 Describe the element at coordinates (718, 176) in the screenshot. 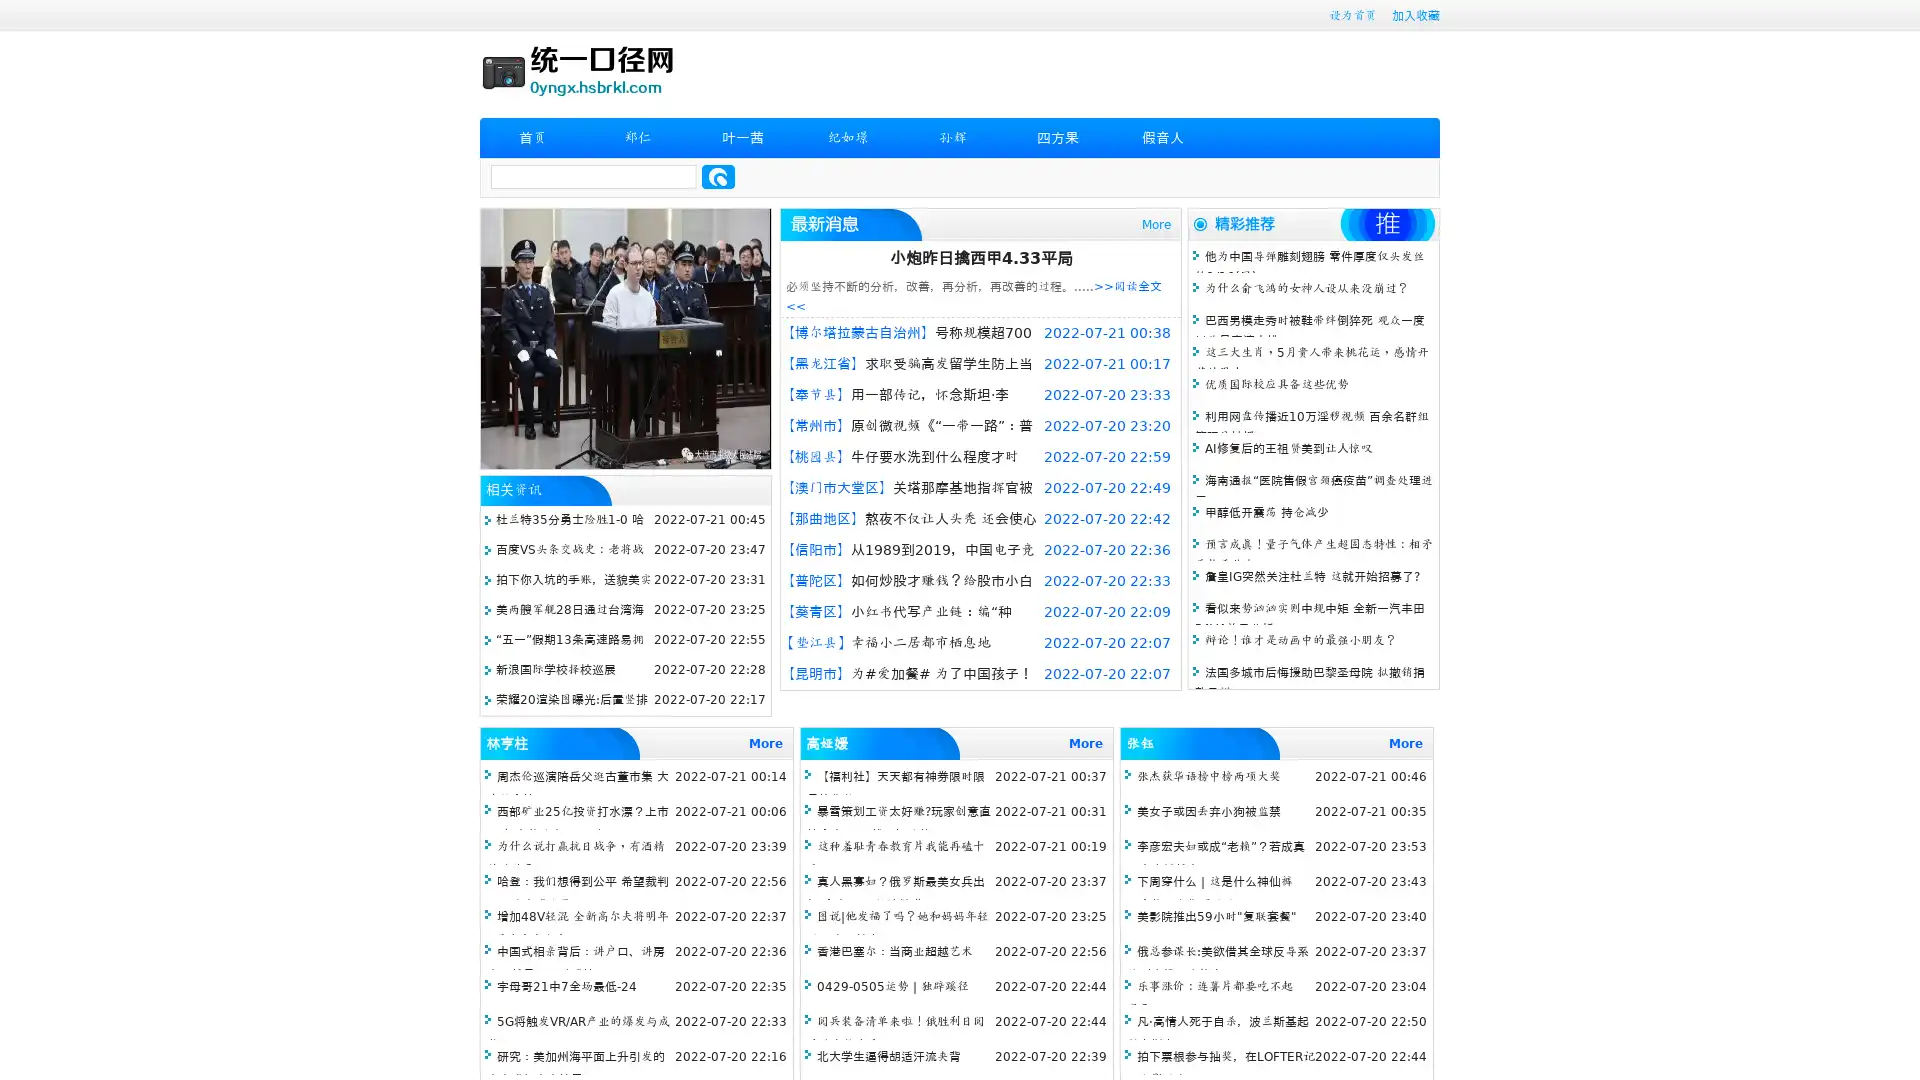

I see `Search` at that location.